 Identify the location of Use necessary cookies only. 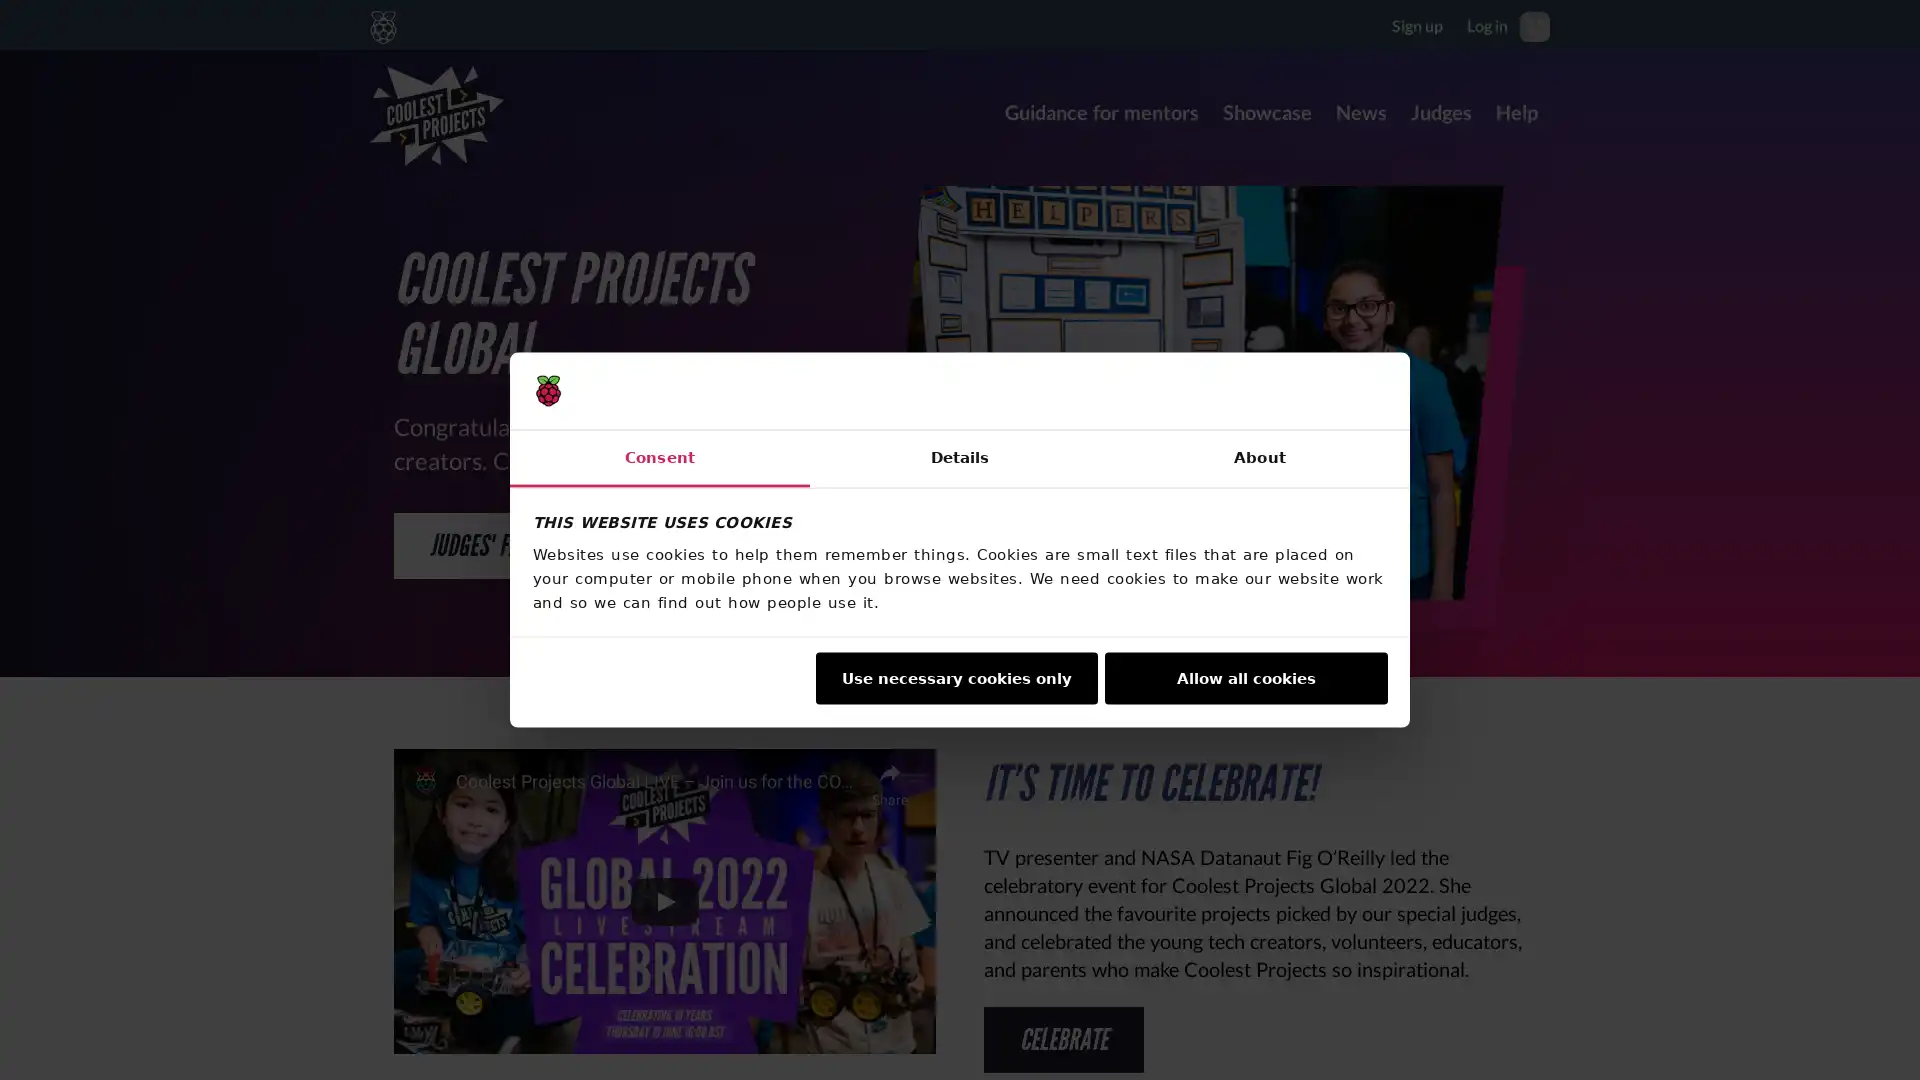
(954, 677).